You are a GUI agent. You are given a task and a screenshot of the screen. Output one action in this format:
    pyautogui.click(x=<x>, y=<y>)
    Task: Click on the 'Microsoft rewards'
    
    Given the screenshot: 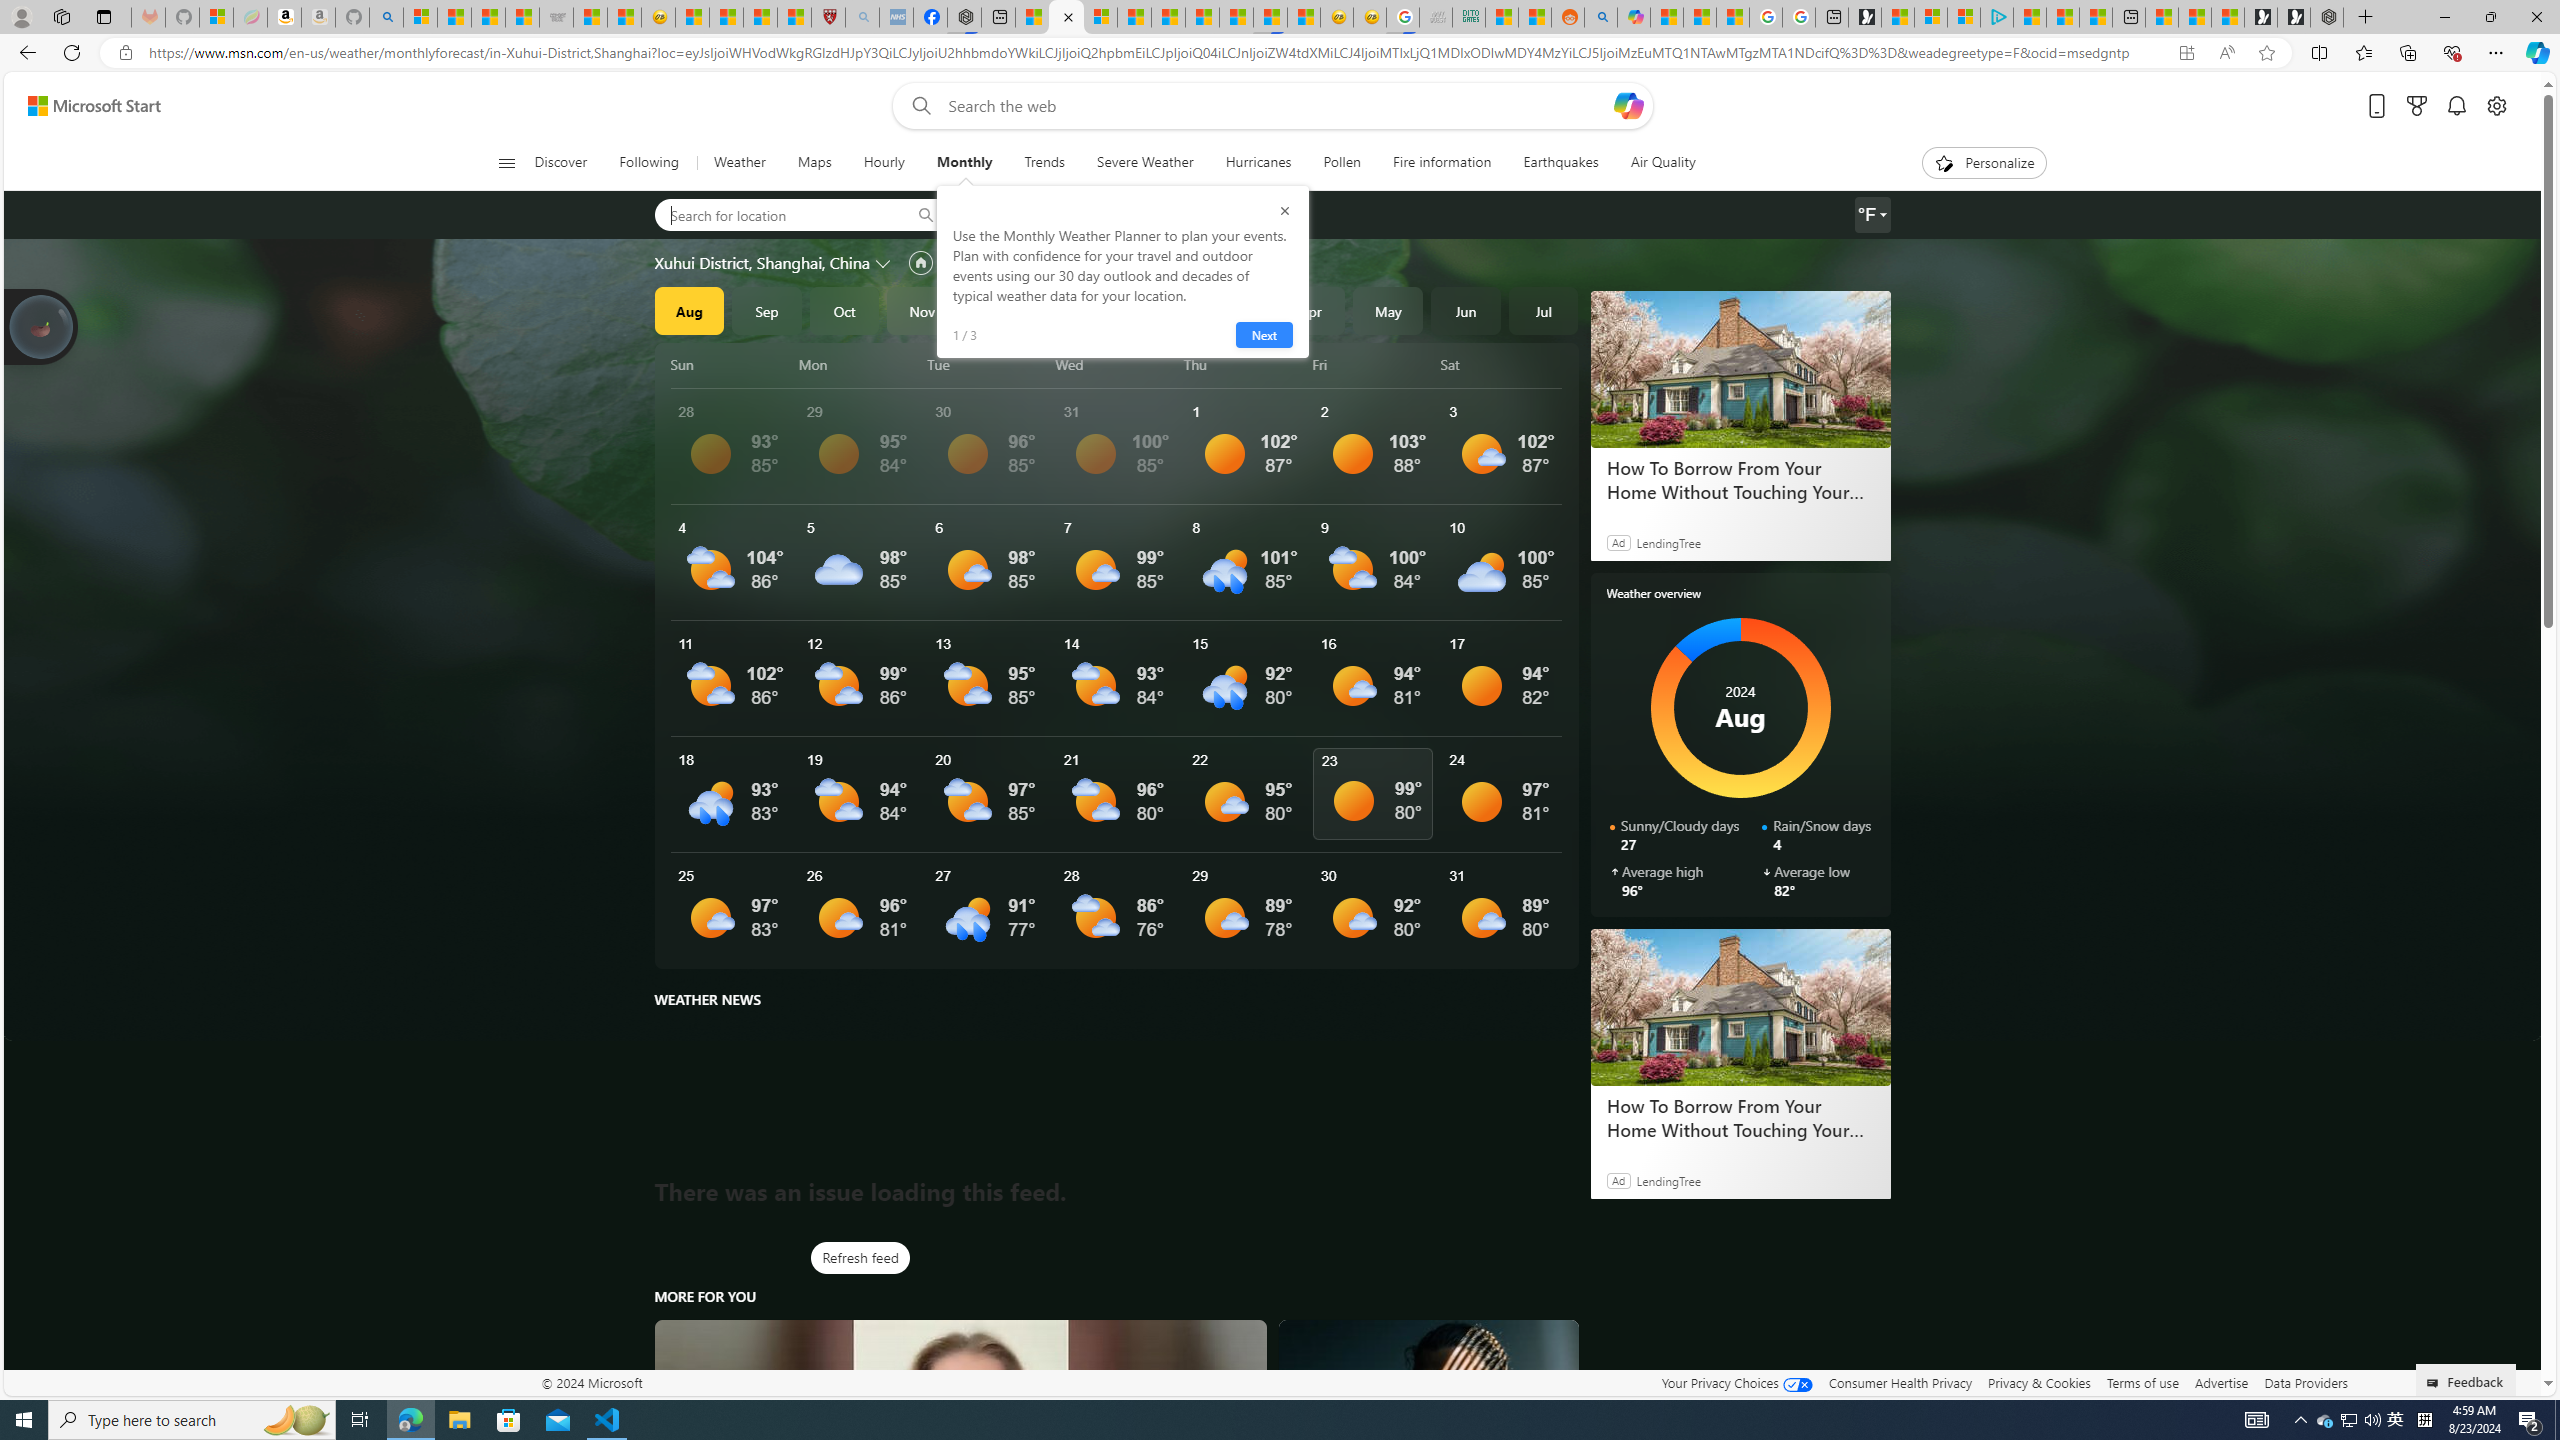 What is the action you would take?
    pyautogui.click(x=2416, y=106)
    